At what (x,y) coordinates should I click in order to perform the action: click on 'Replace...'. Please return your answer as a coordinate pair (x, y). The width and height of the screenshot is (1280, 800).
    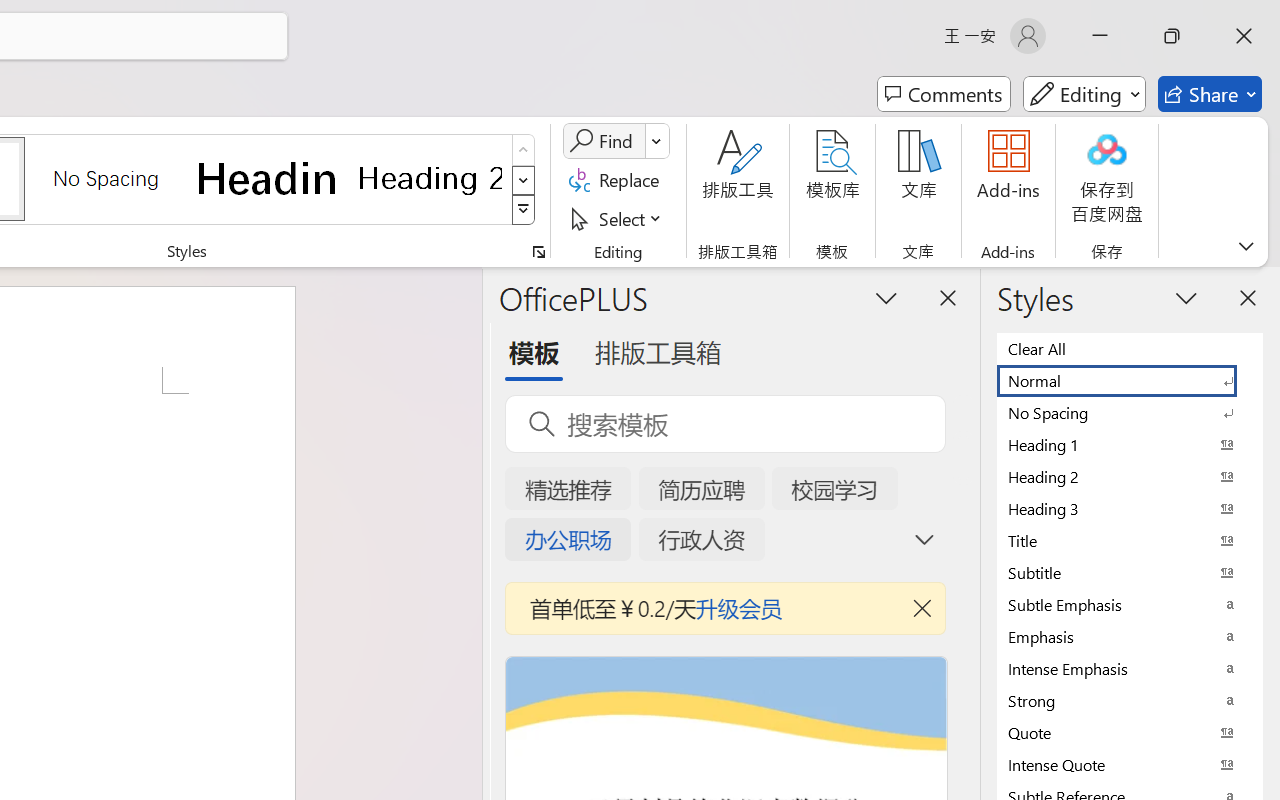
    Looking at the image, I should click on (616, 179).